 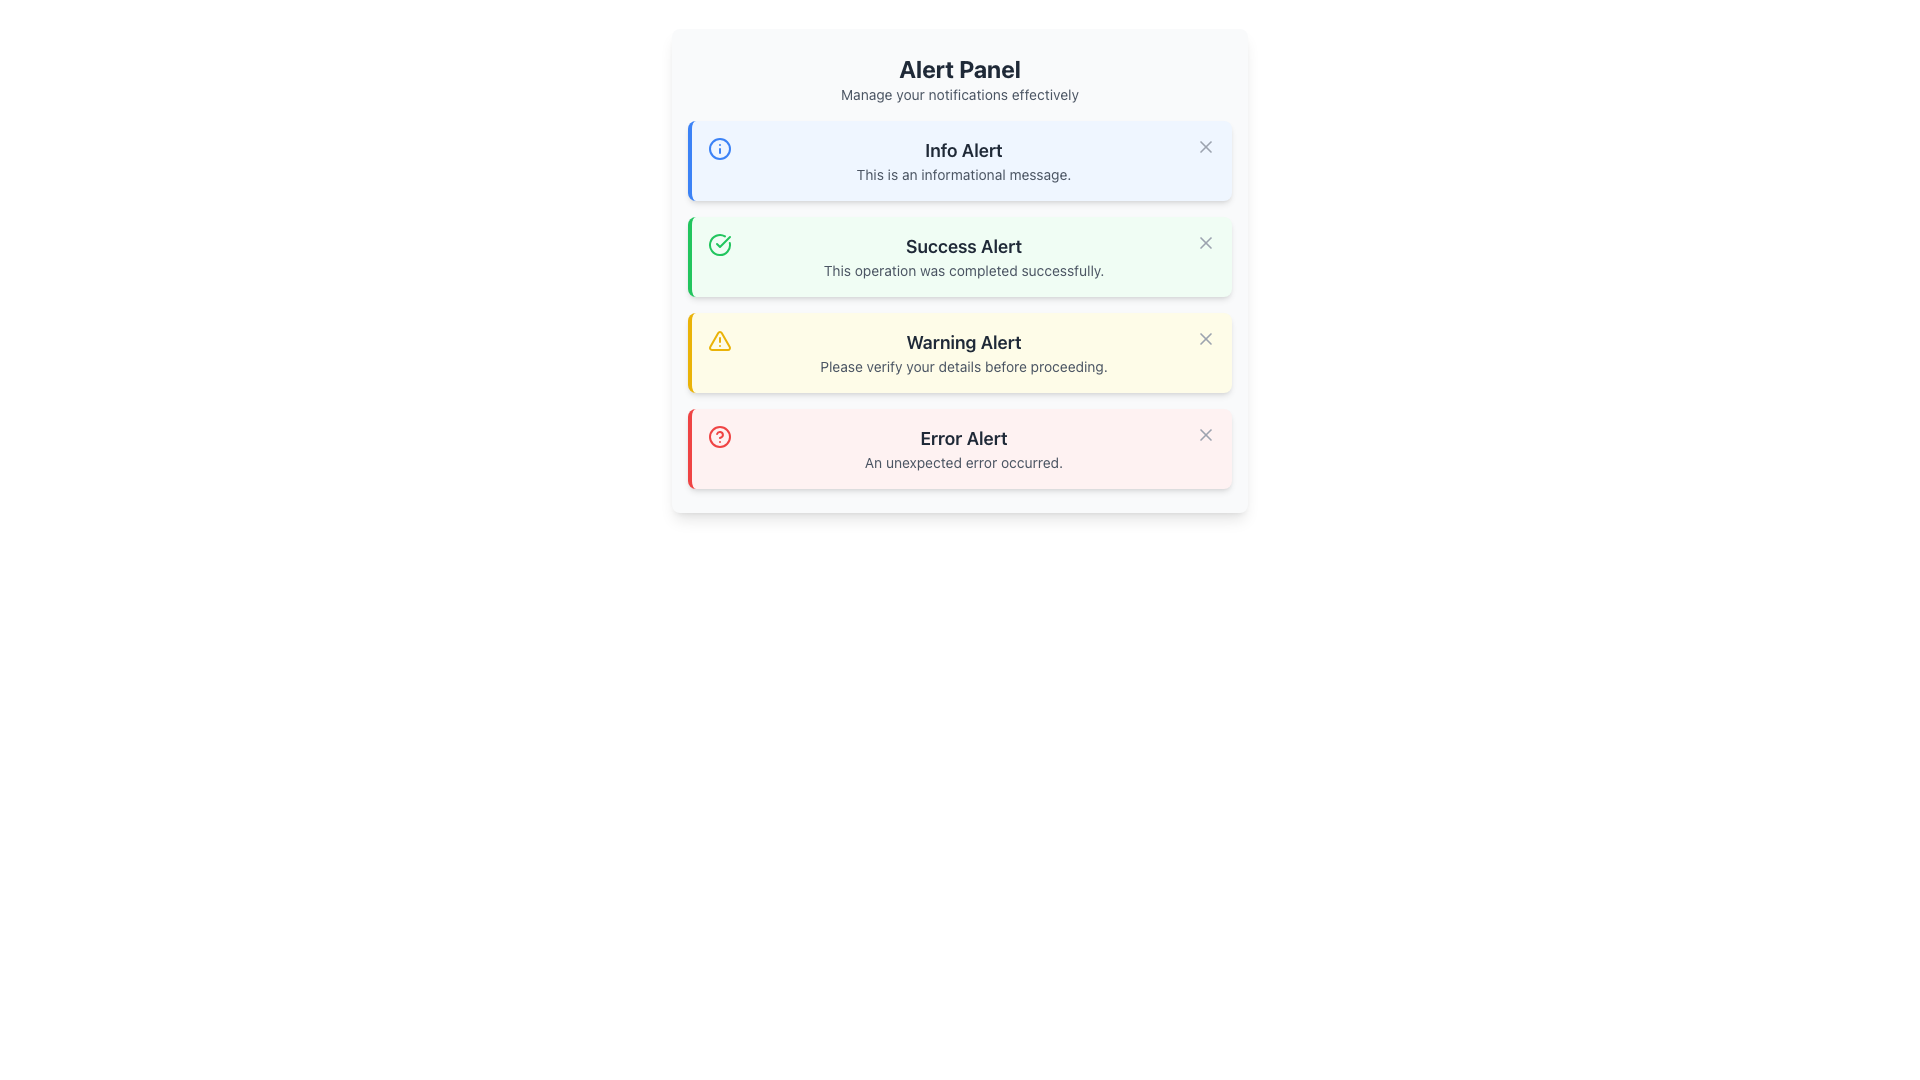 I want to click on the triangular warning icon with a yellow border located in the third alert box labeled 'Warning Alert', which is vertically centered within the alert box, so click(x=720, y=339).